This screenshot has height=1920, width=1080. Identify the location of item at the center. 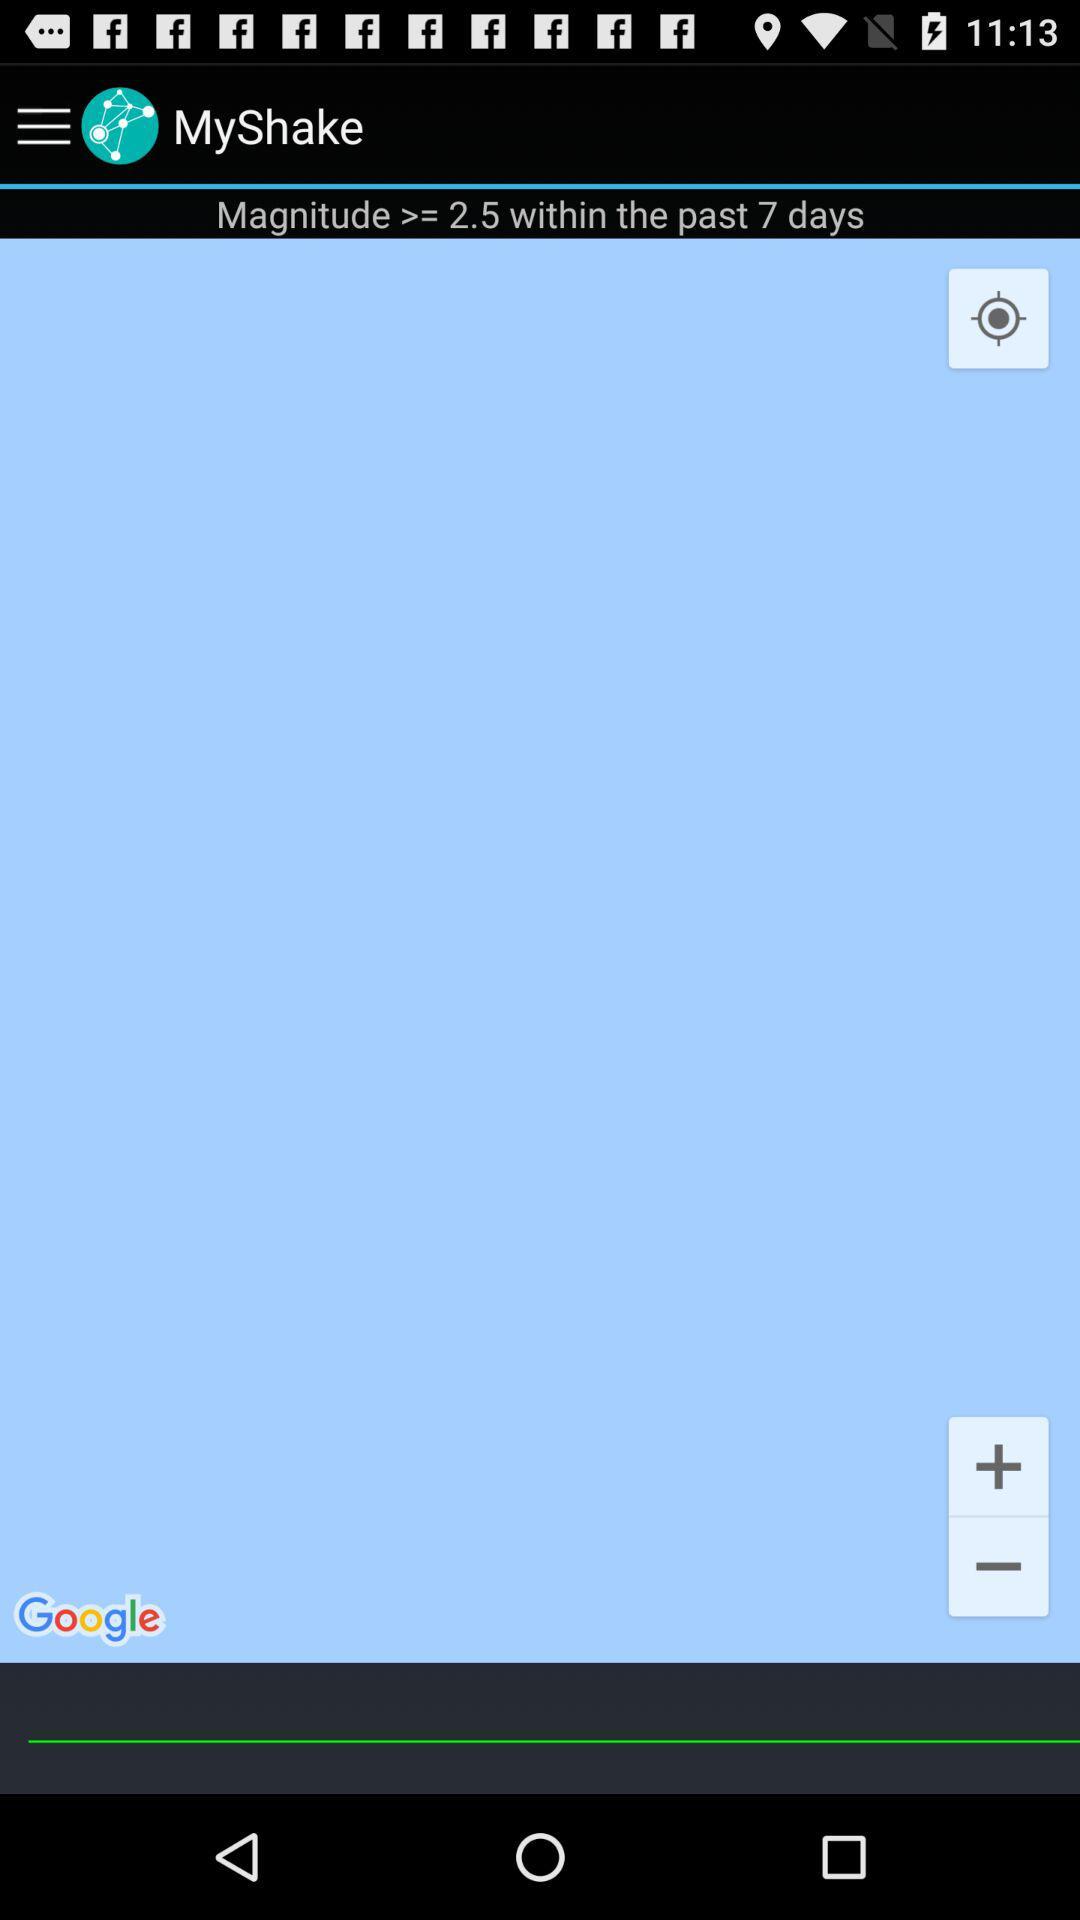
(540, 949).